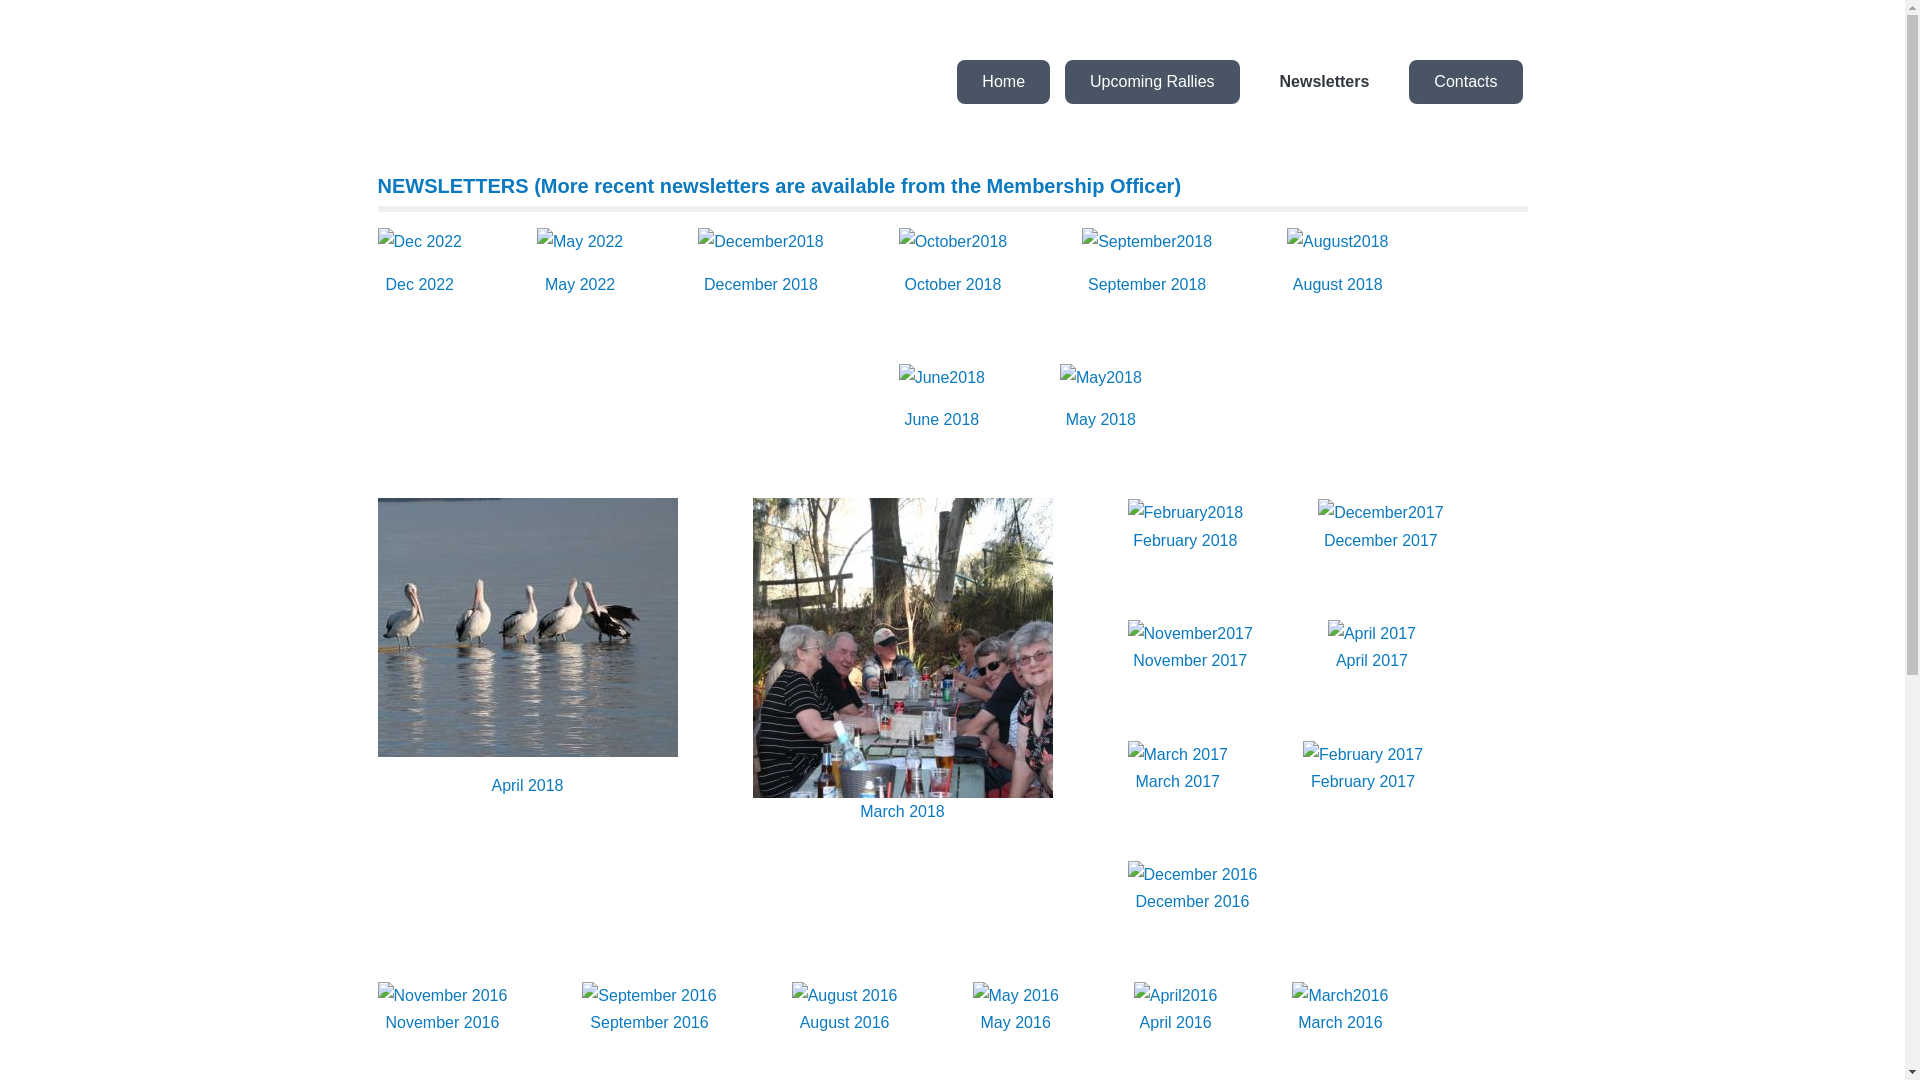 The image size is (1920, 1080). Describe the element at coordinates (1371, 660) in the screenshot. I see `'April 2017'` at that location.